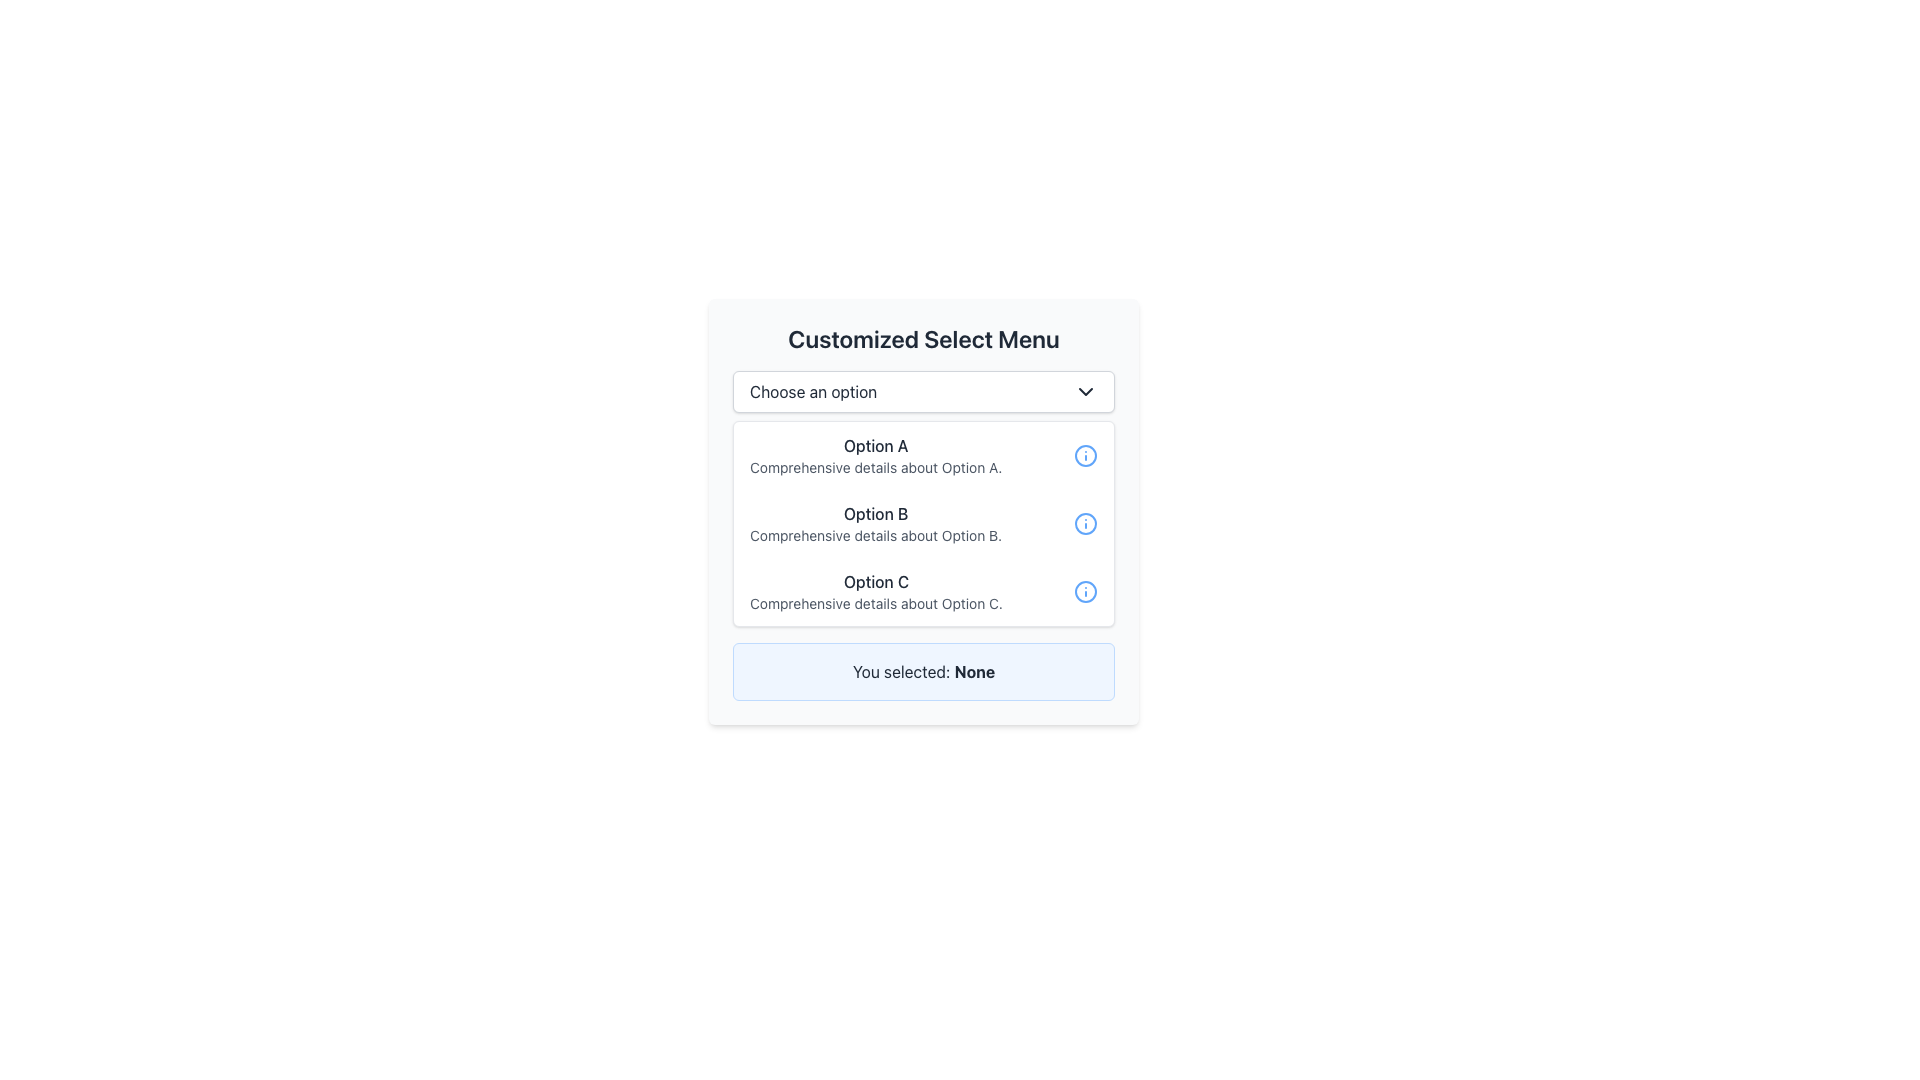 This screenshot has height=1080, width=1920. What do you see at coordinates (1084, 523) in the screenshot?
I see `the circular icon with a blue outline, which contains a vertical line segment intersecting a small dot, located to the far right of the 'Option B' selection box` at bounding box center [1084, 523].